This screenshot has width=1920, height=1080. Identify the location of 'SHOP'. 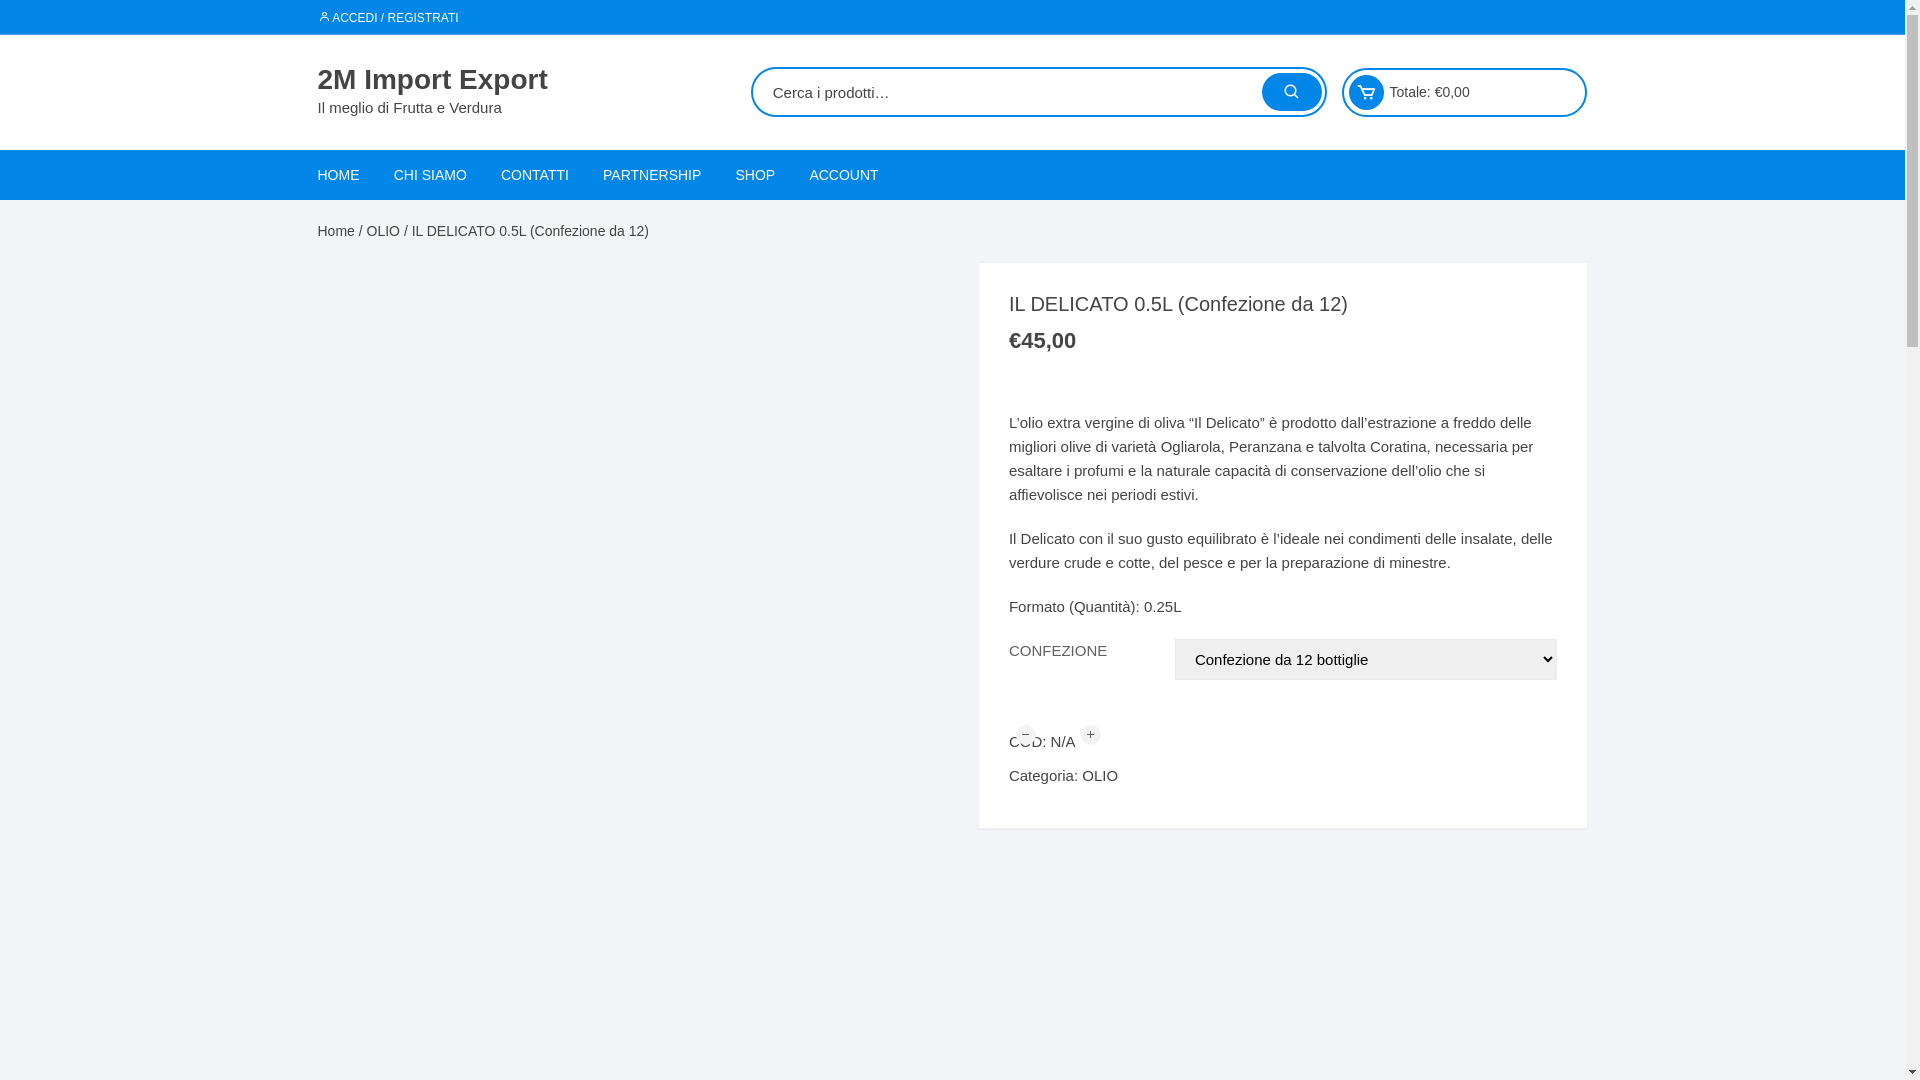
(755, 173).